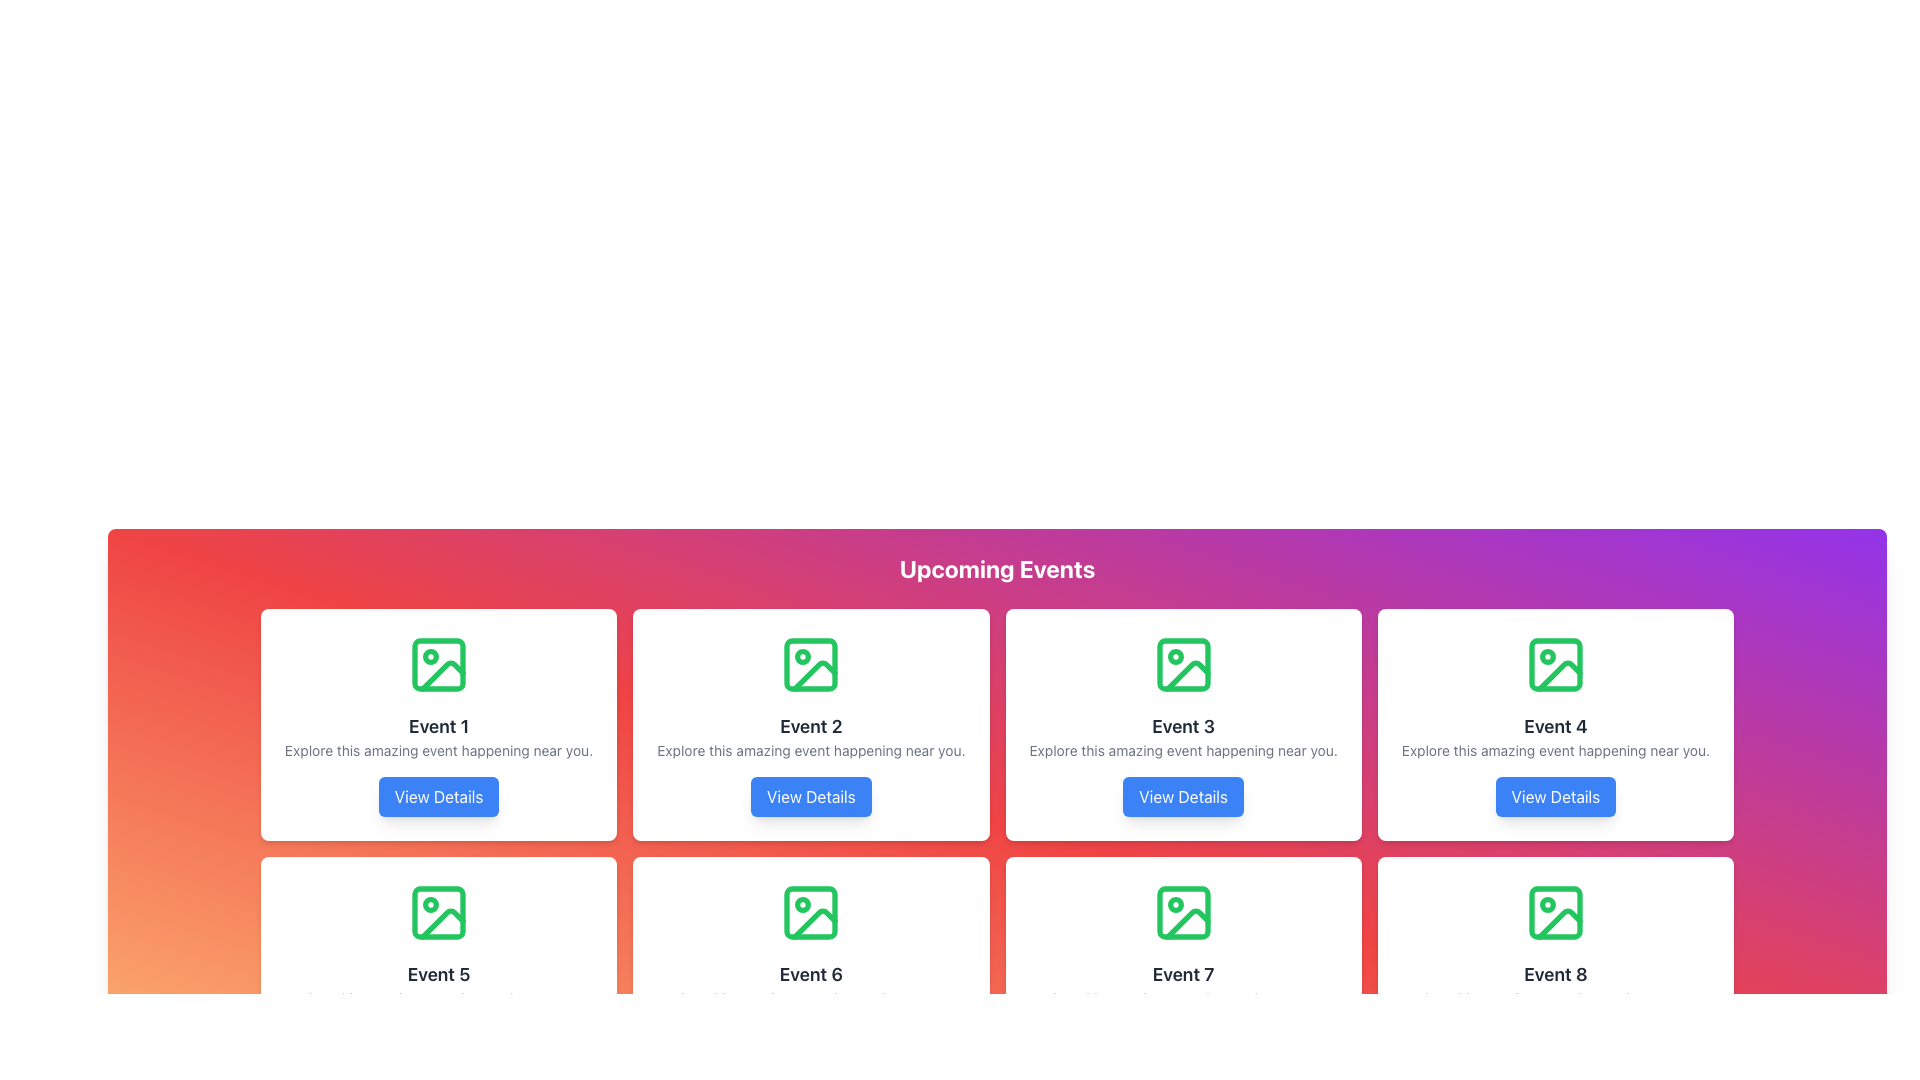 This screenshot has width=1920, height=1080. I want to click on the decorative icon representing 'Event 5' located in the second row, first column of the six-event grid layout, so click(438, 913).